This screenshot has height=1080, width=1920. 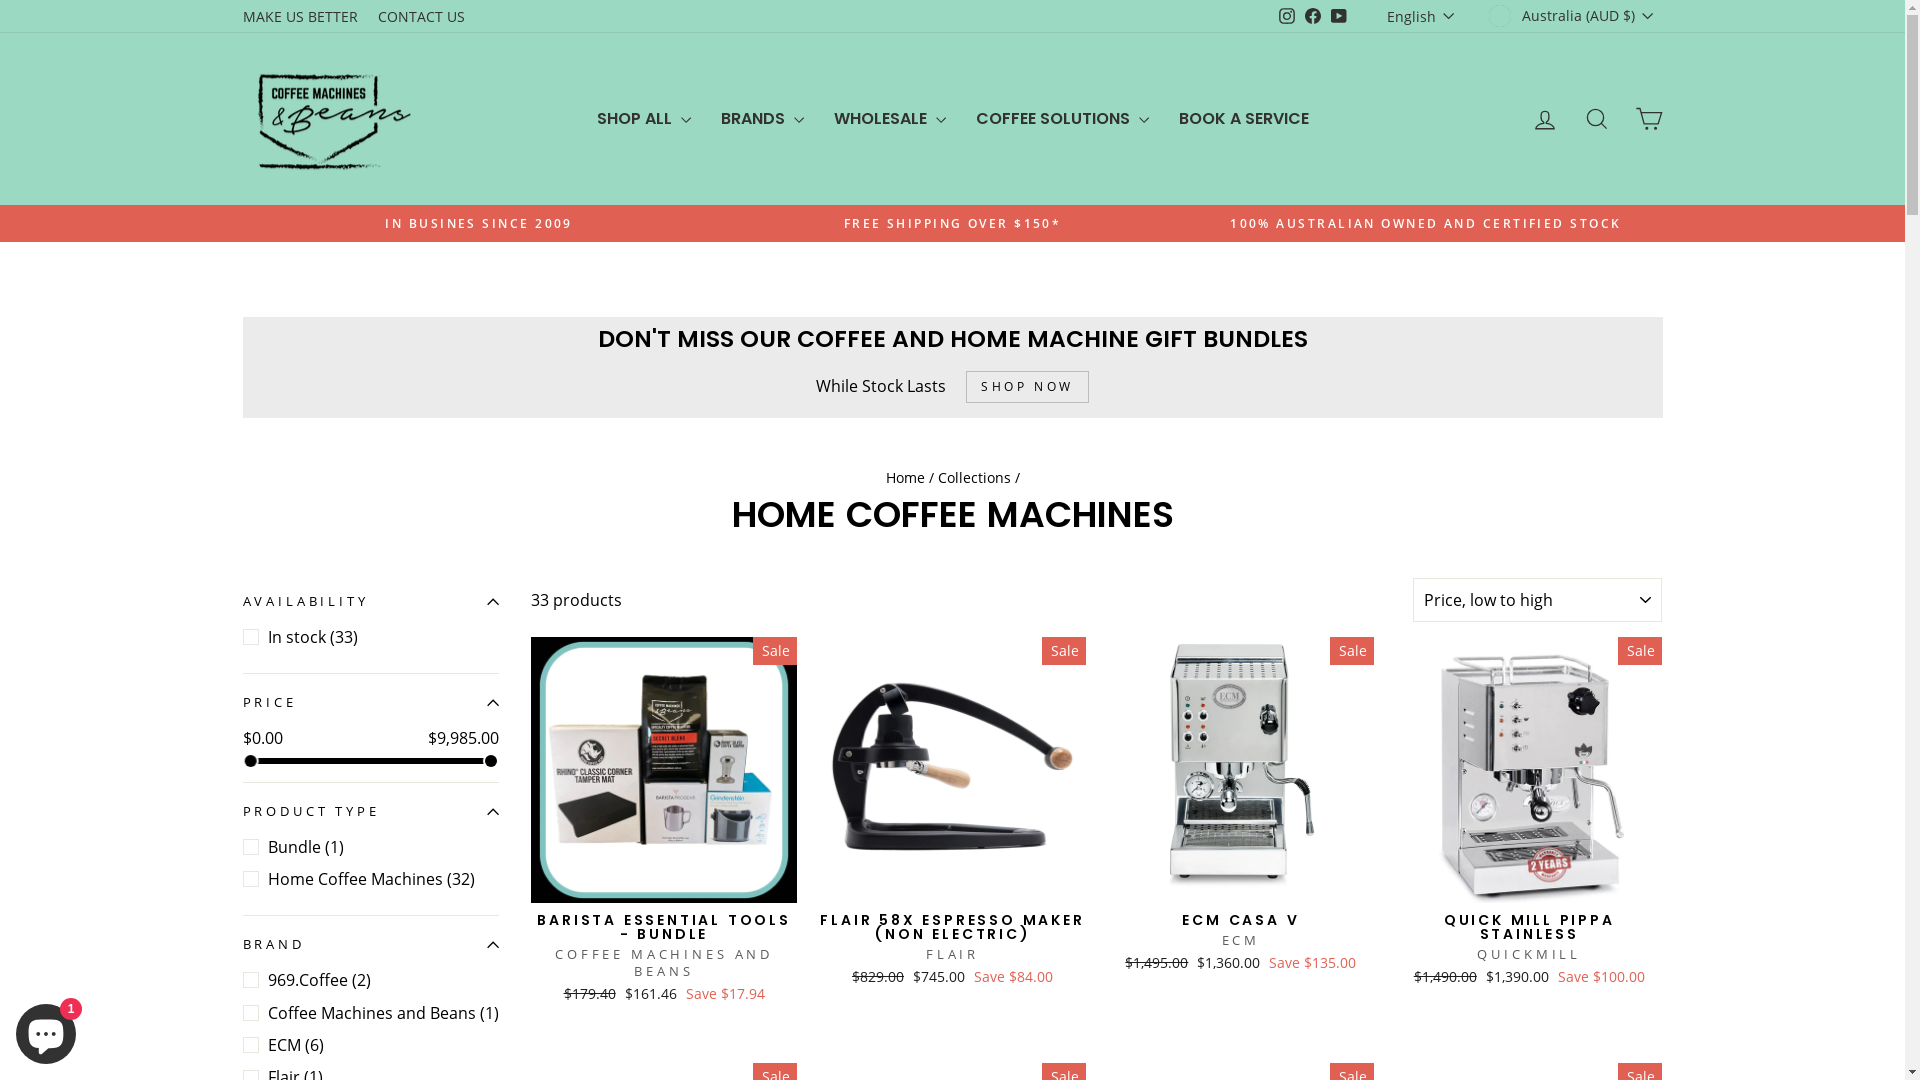 What do you see at coordinates (369, 945) in the screenshot?
I see `'BRAND'` at bounding box center [369, 945].